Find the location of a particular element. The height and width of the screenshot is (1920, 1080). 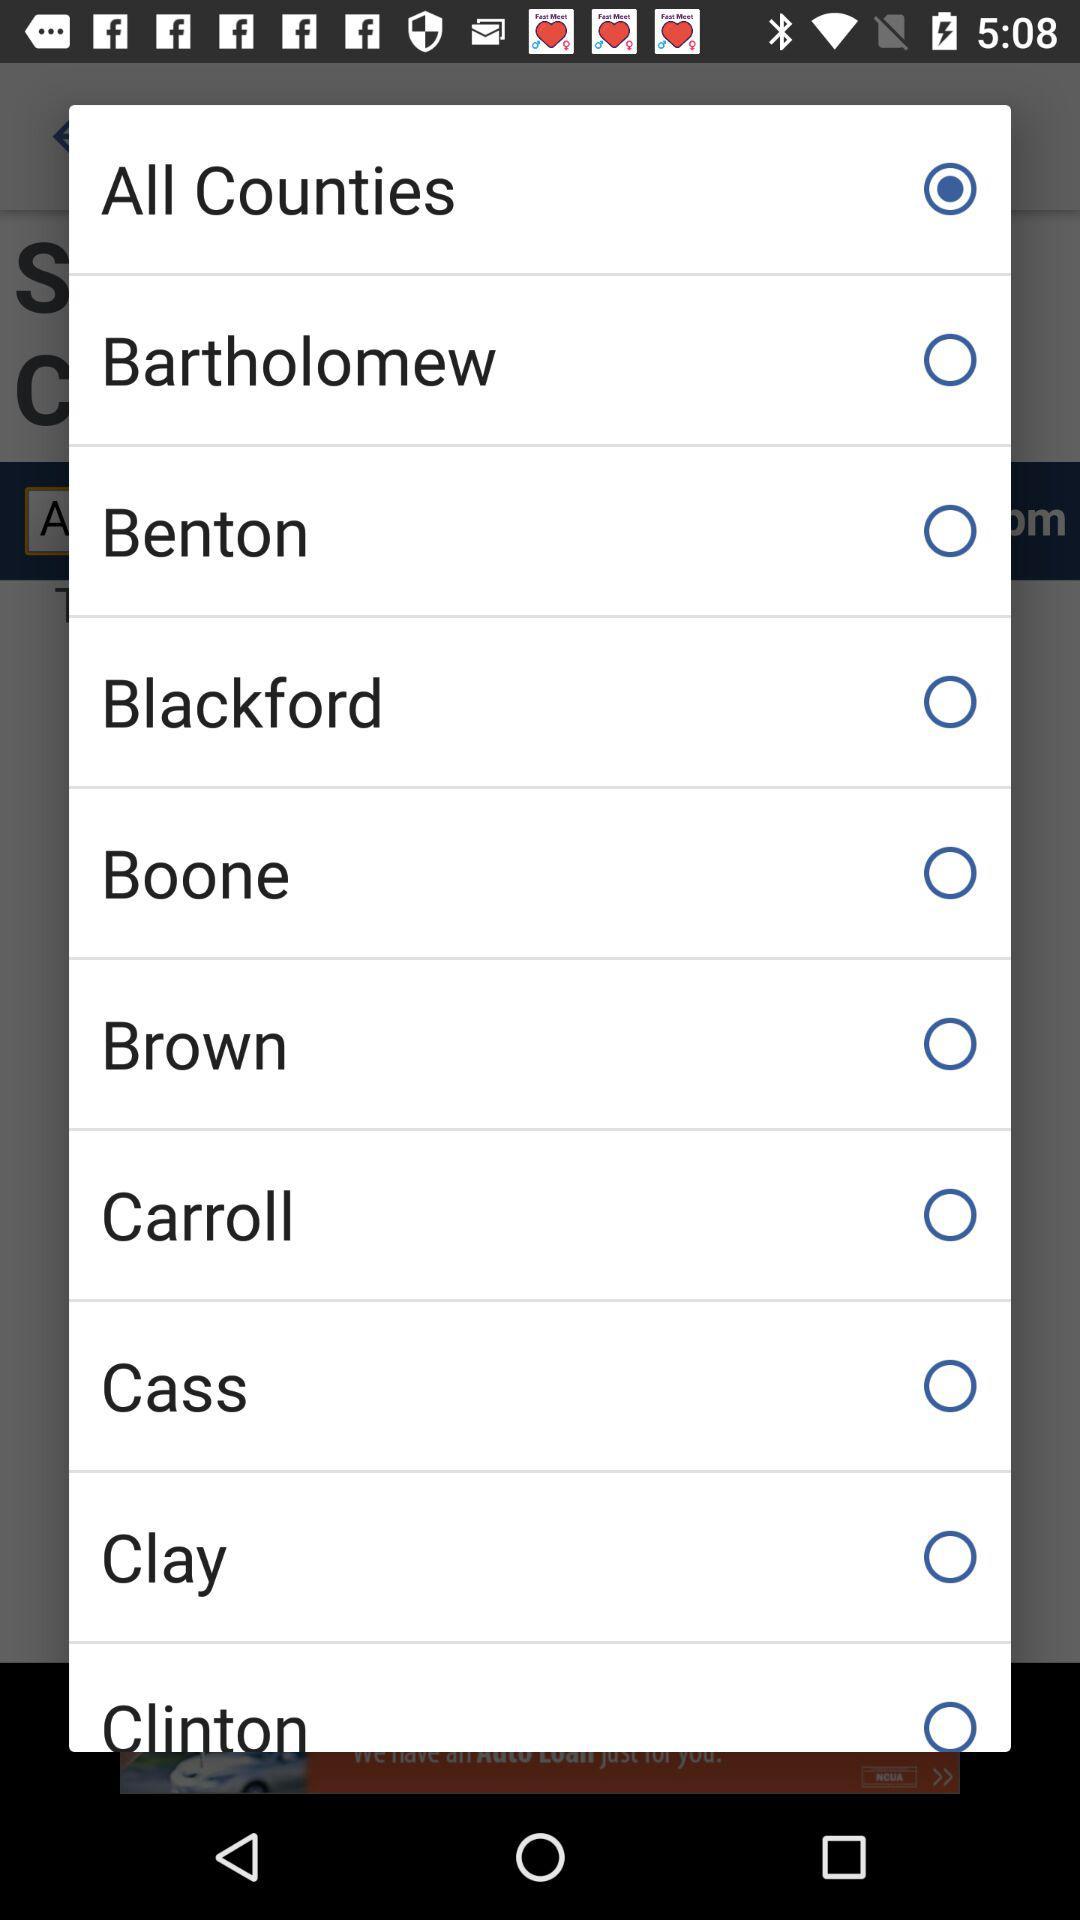

the blackford item is located at coordinates (540, 701).